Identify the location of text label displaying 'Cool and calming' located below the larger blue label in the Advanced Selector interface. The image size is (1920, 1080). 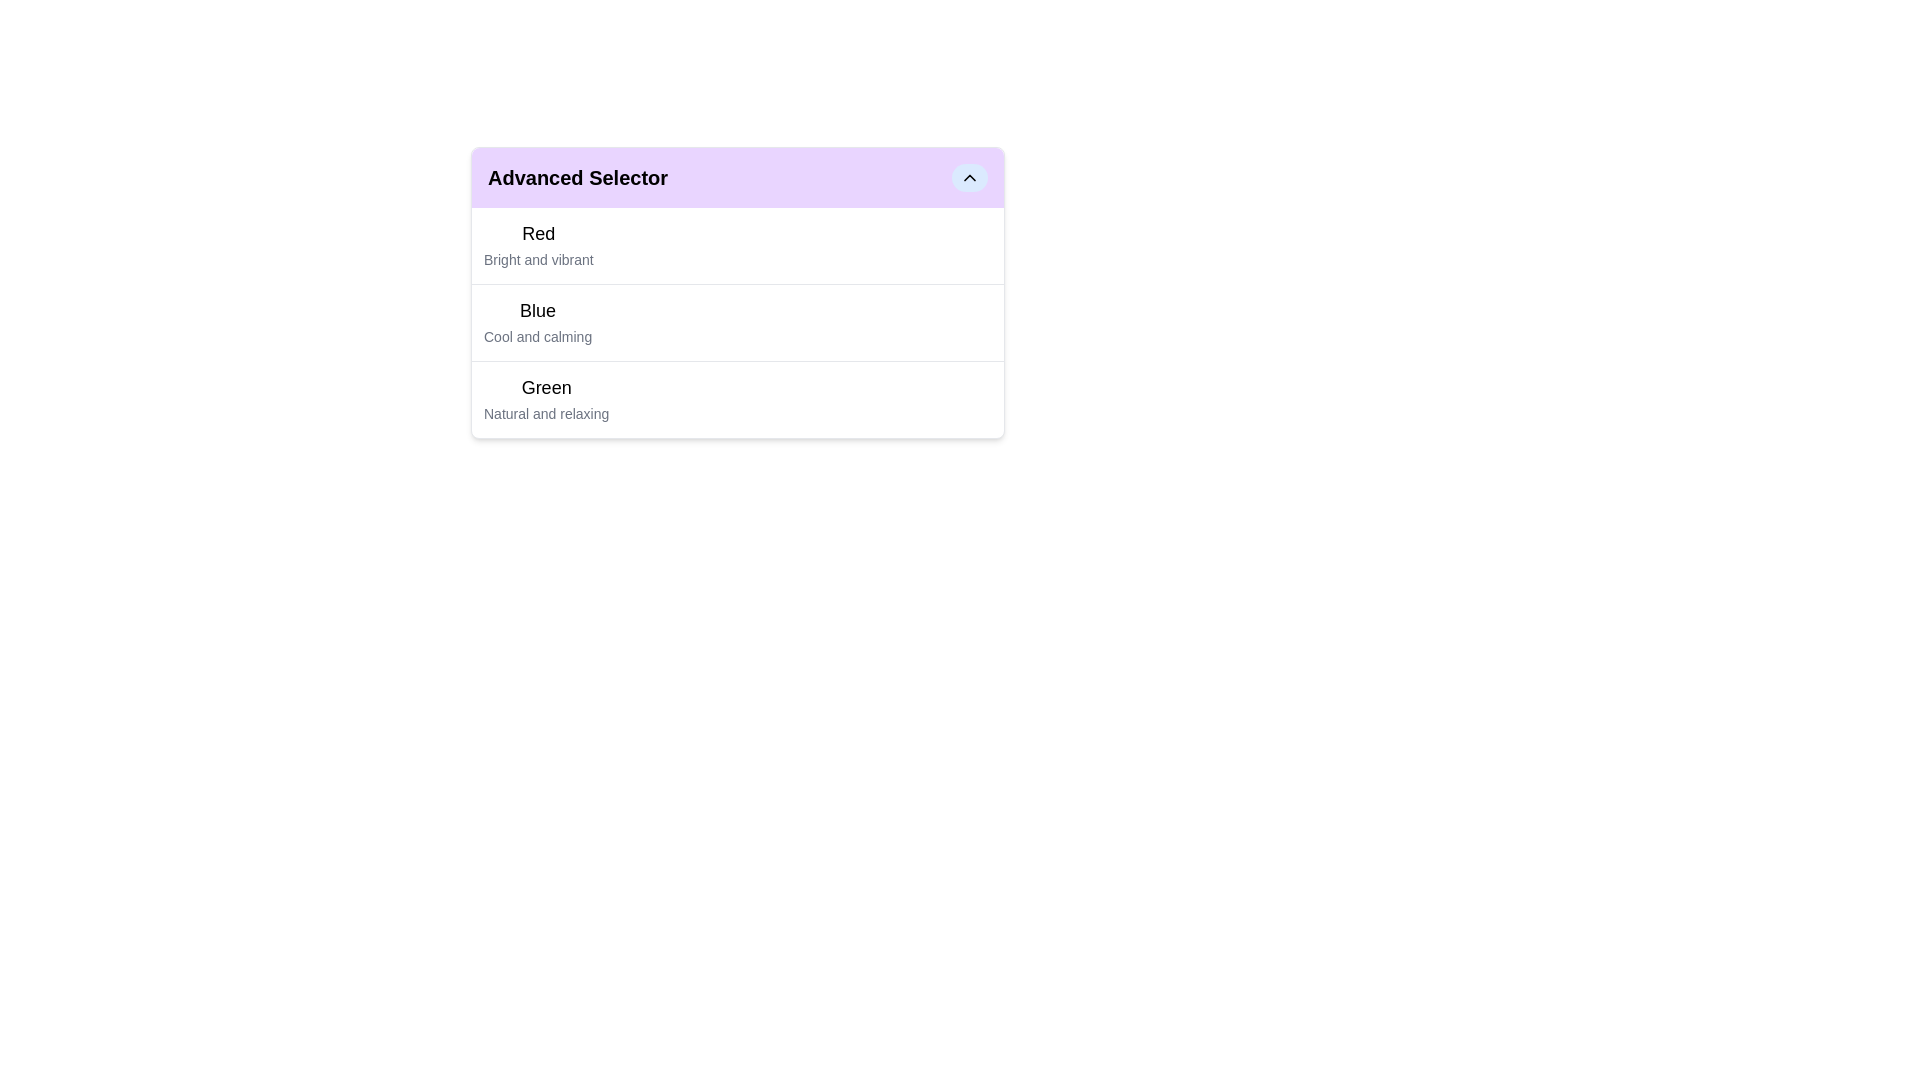
(538, 335).